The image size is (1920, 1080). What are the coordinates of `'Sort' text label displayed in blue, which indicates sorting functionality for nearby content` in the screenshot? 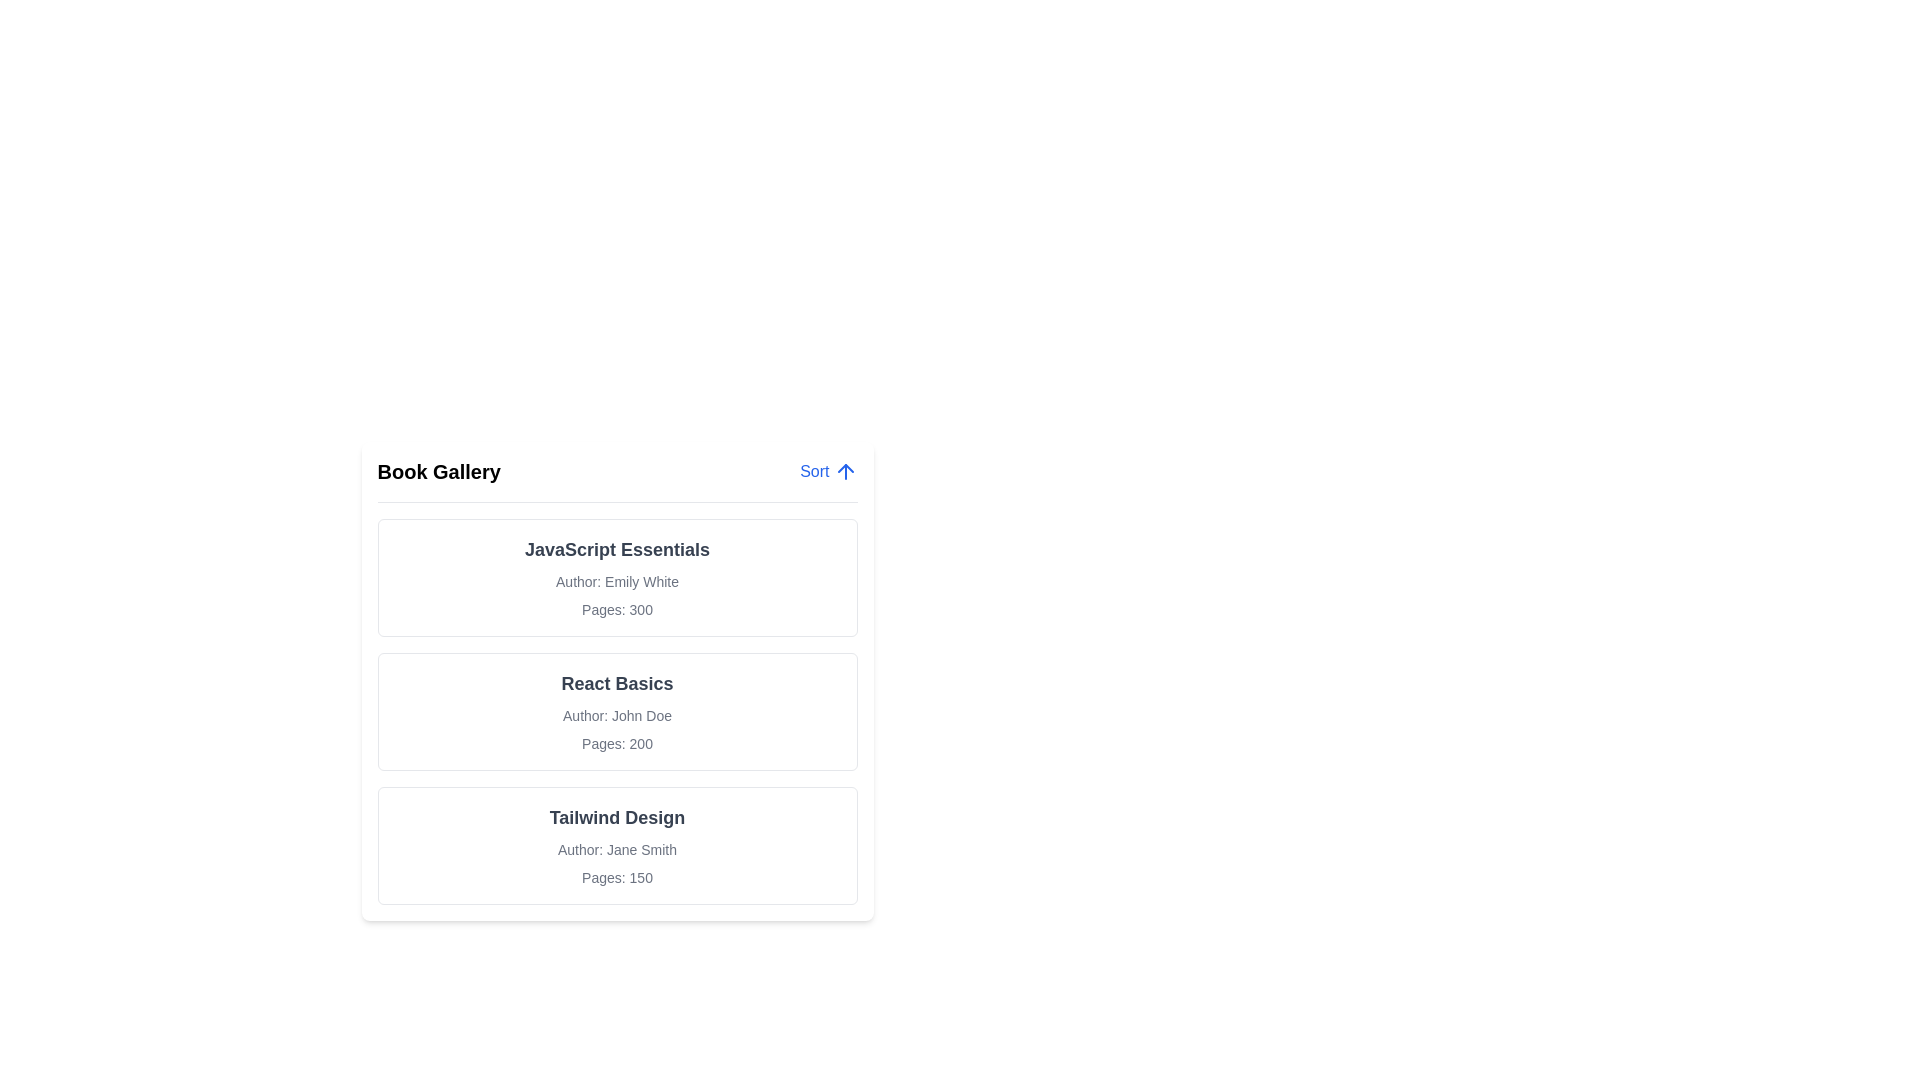 It's located at (814, 471).